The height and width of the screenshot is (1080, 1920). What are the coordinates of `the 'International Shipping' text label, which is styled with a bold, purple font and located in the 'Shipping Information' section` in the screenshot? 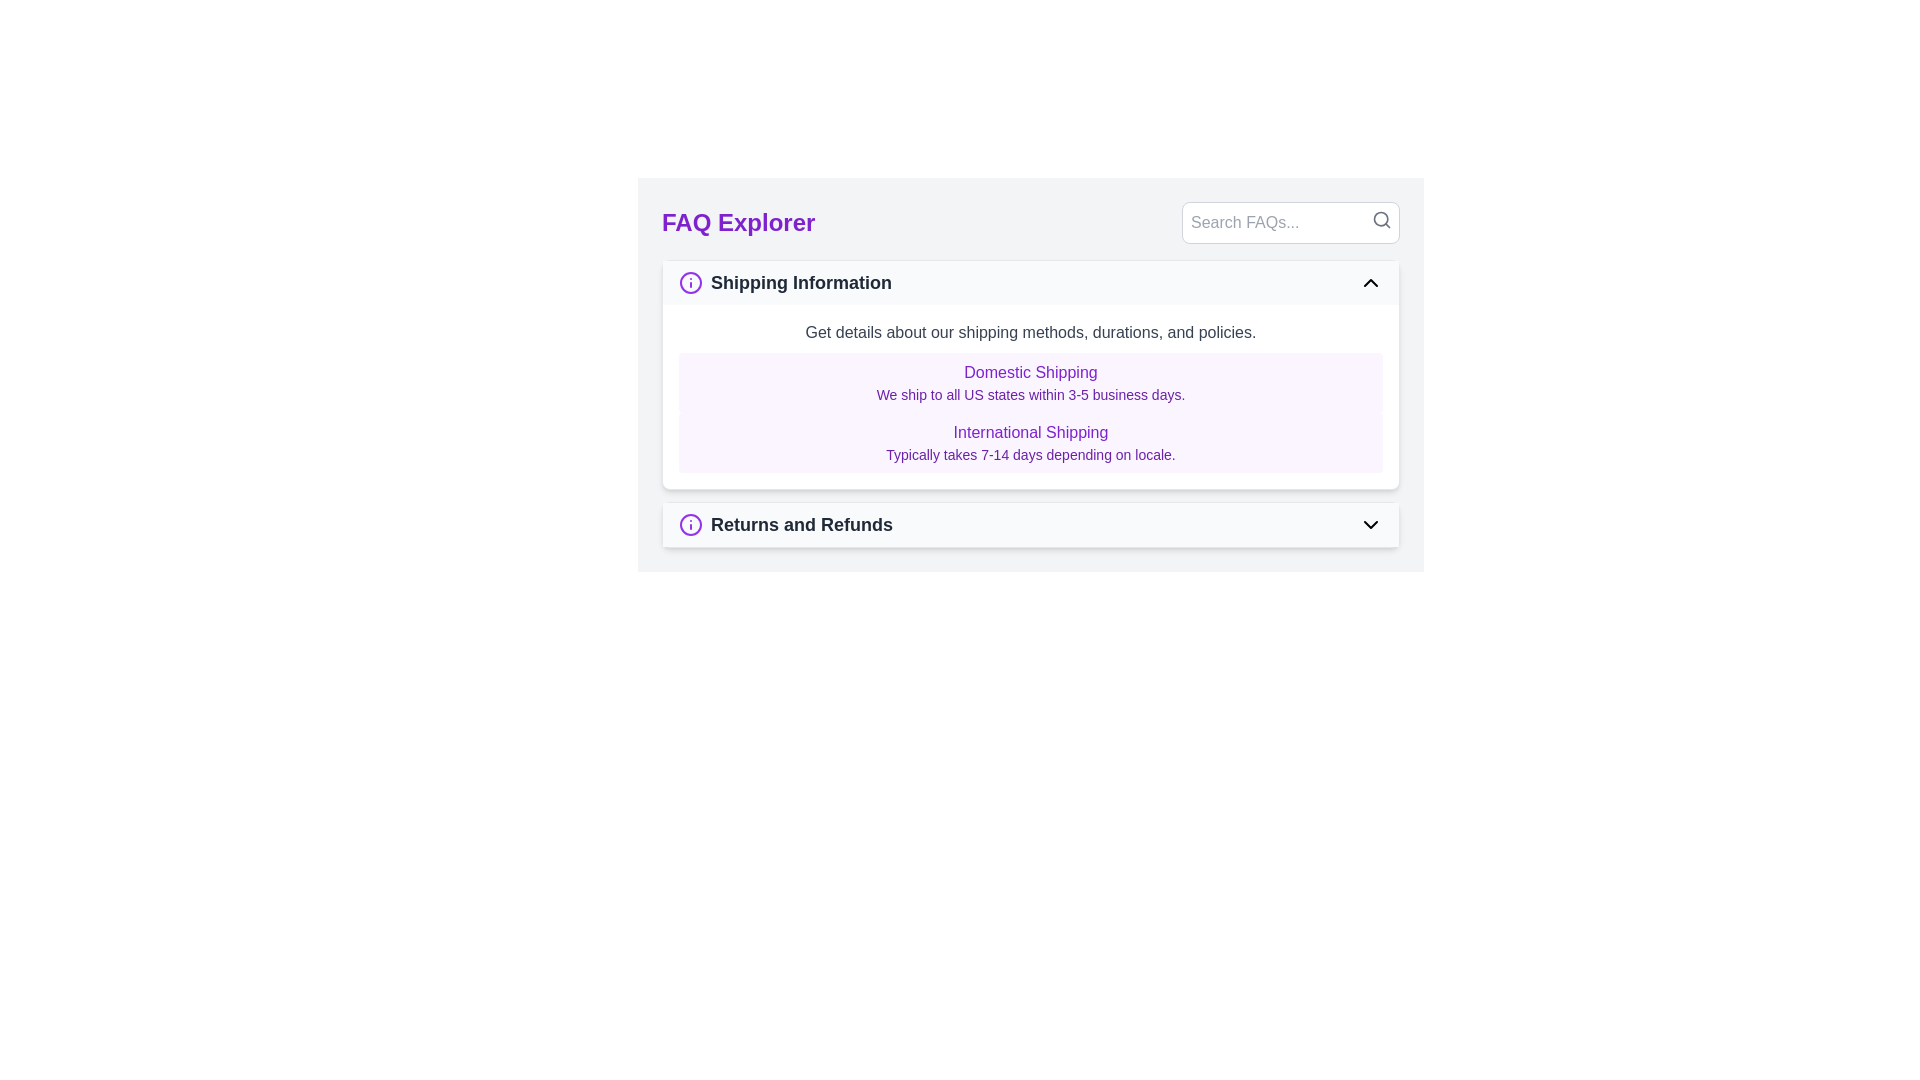 It's located at (1031, 431).